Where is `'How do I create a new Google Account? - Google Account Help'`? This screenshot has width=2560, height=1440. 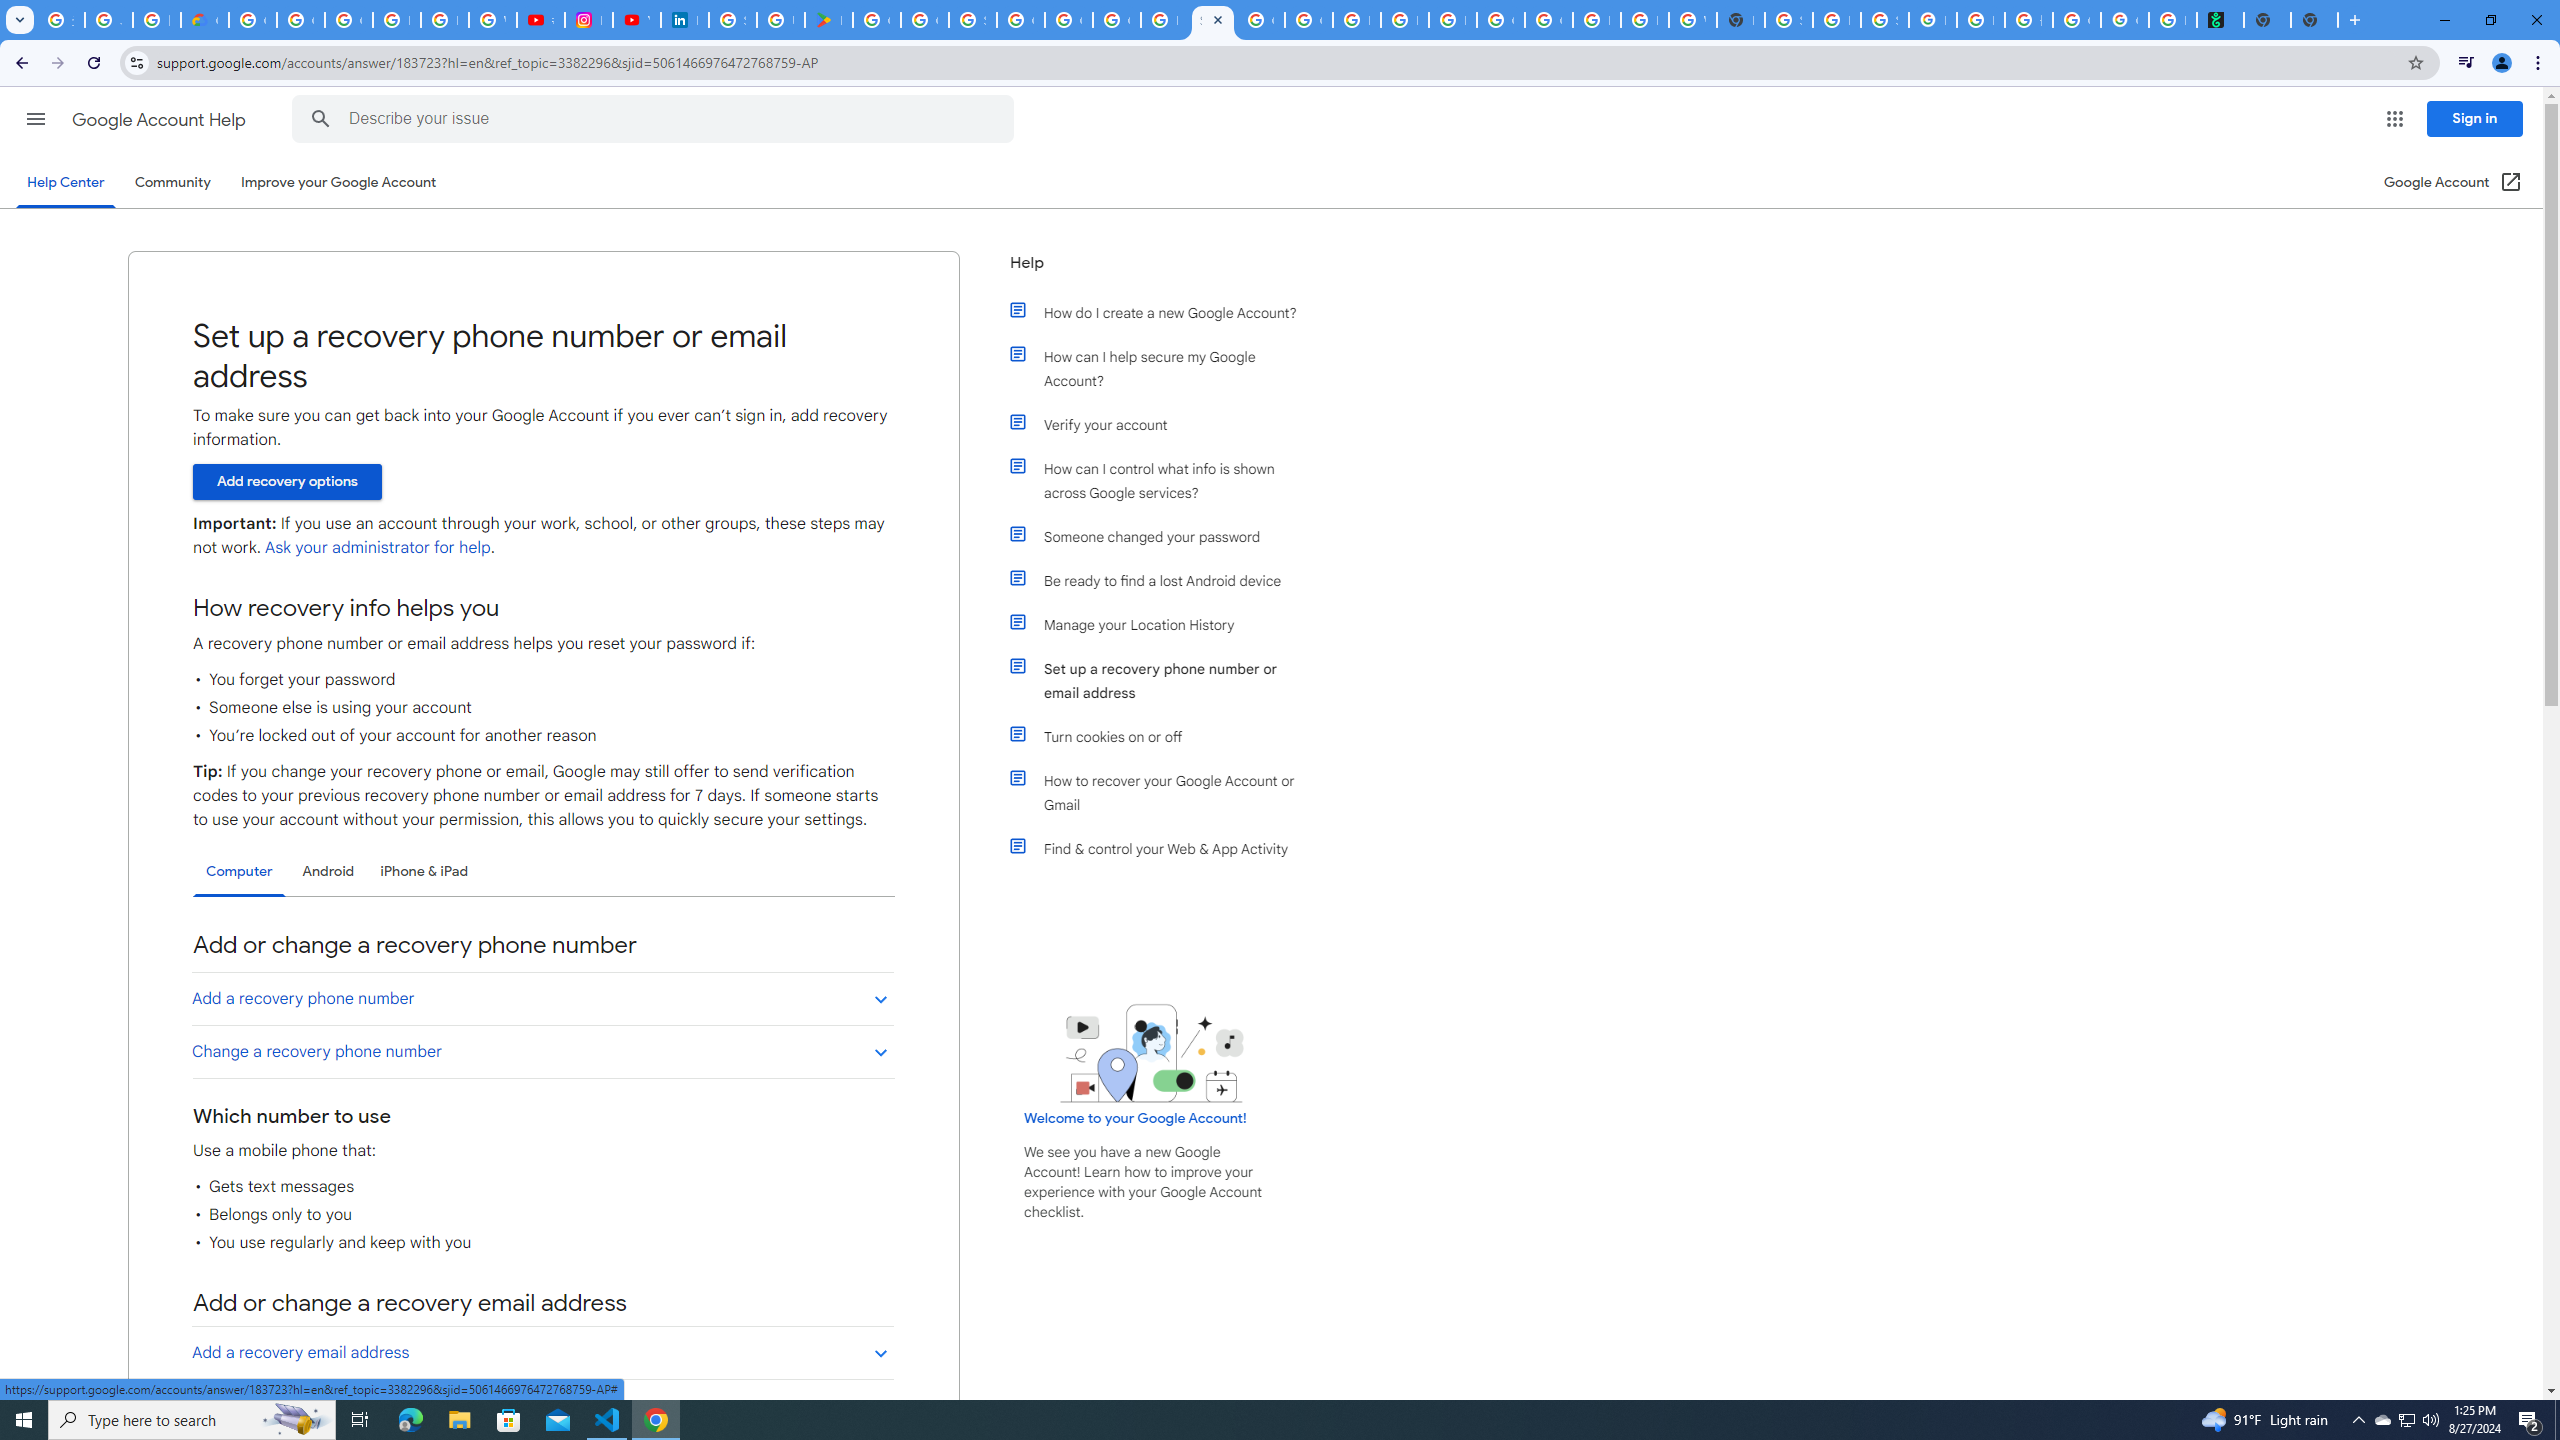
'How do I create a new Google Account? - Google Account Help' is located at coordinates (1163, 19).